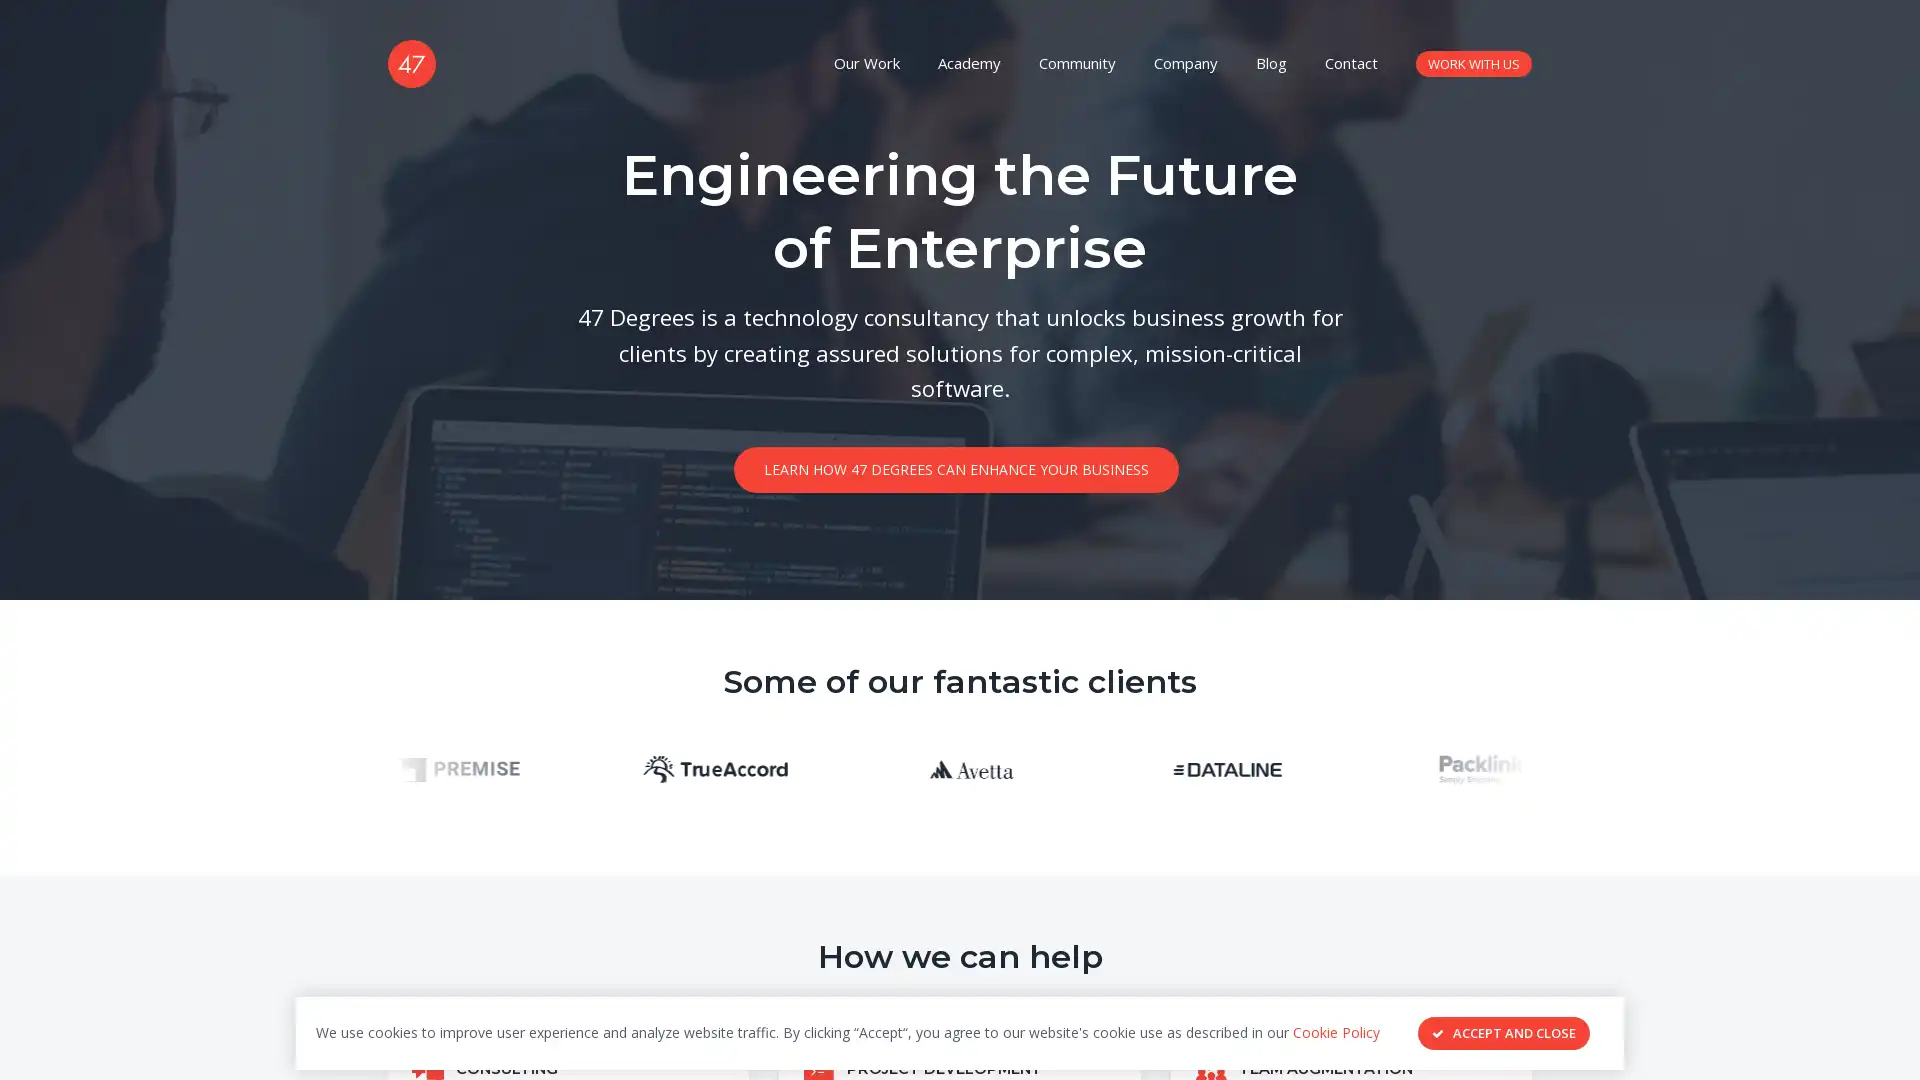 This screenshot has width=1920, height=1080. I want to click on ACCEPT AND CLOSE, so click(1503, 1033).